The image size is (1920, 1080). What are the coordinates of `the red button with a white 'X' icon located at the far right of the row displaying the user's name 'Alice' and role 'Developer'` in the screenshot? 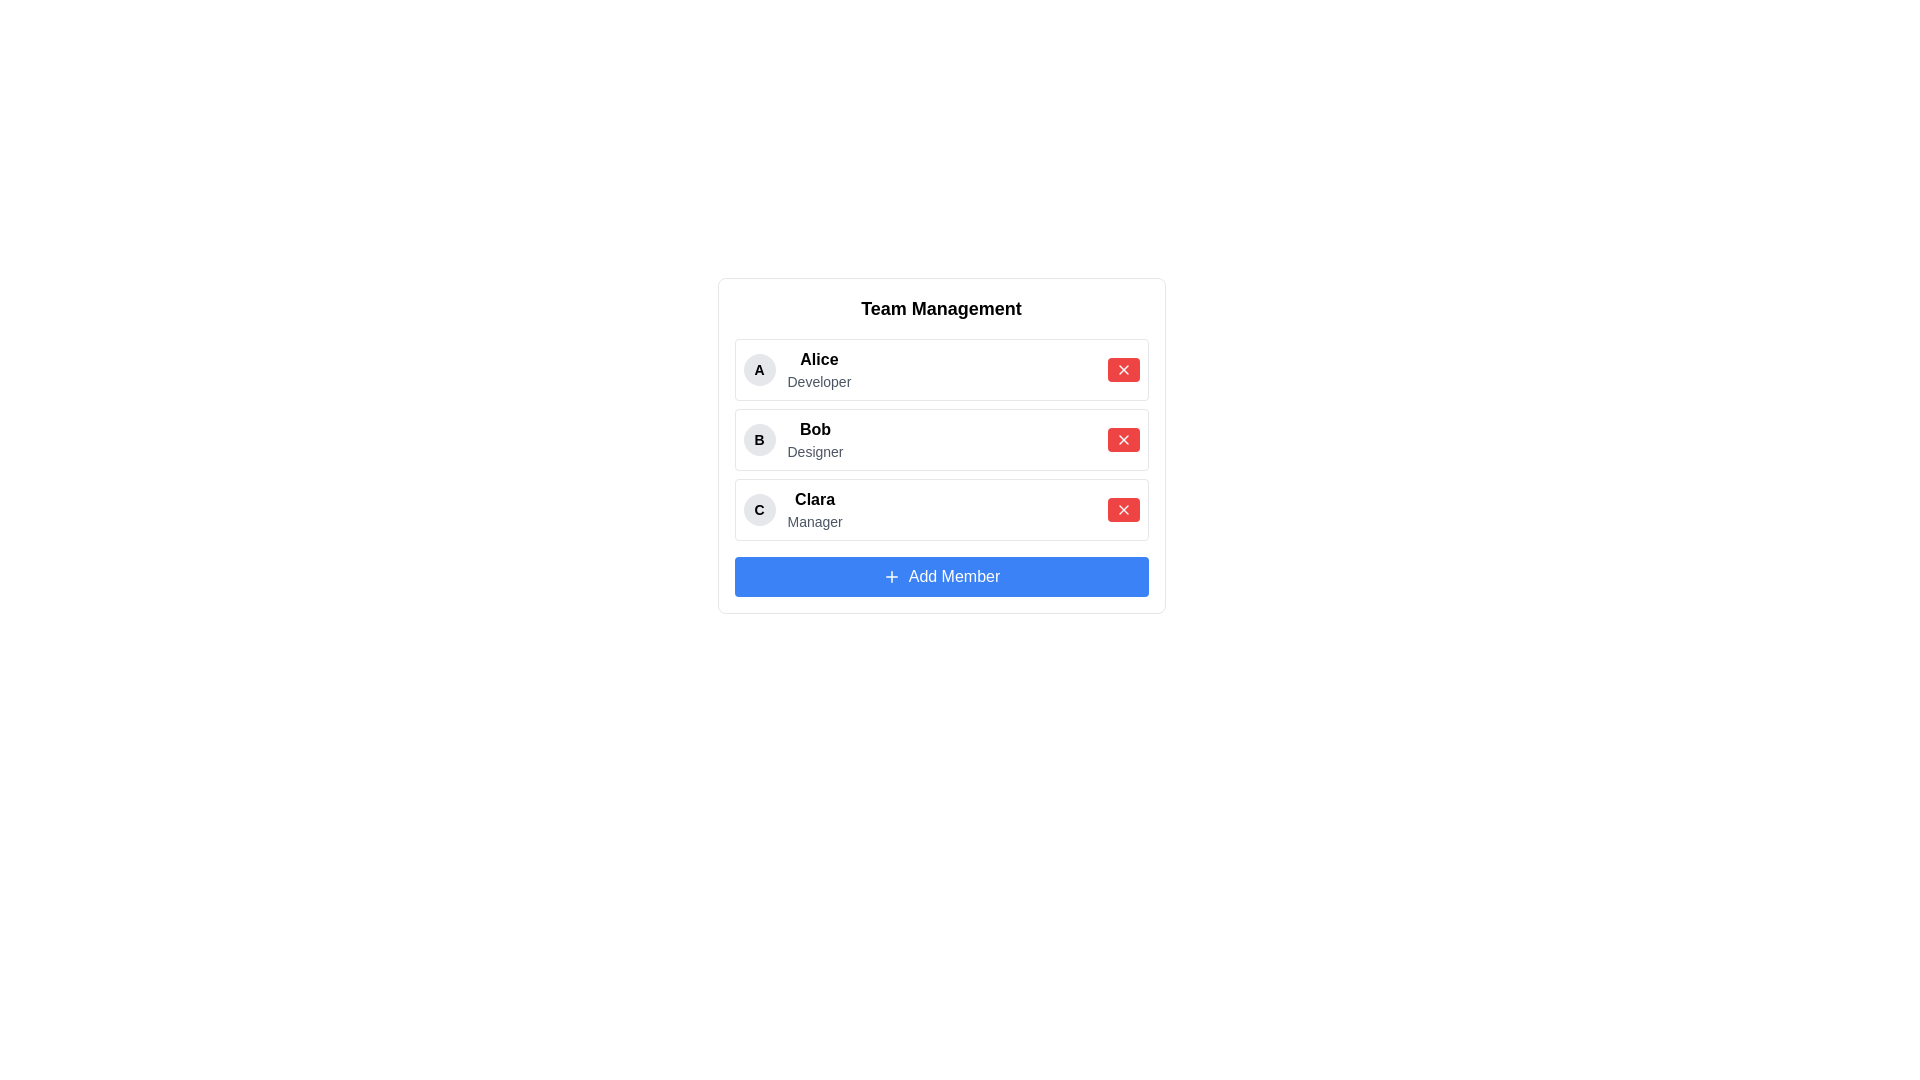 It's located at (1123, 370).